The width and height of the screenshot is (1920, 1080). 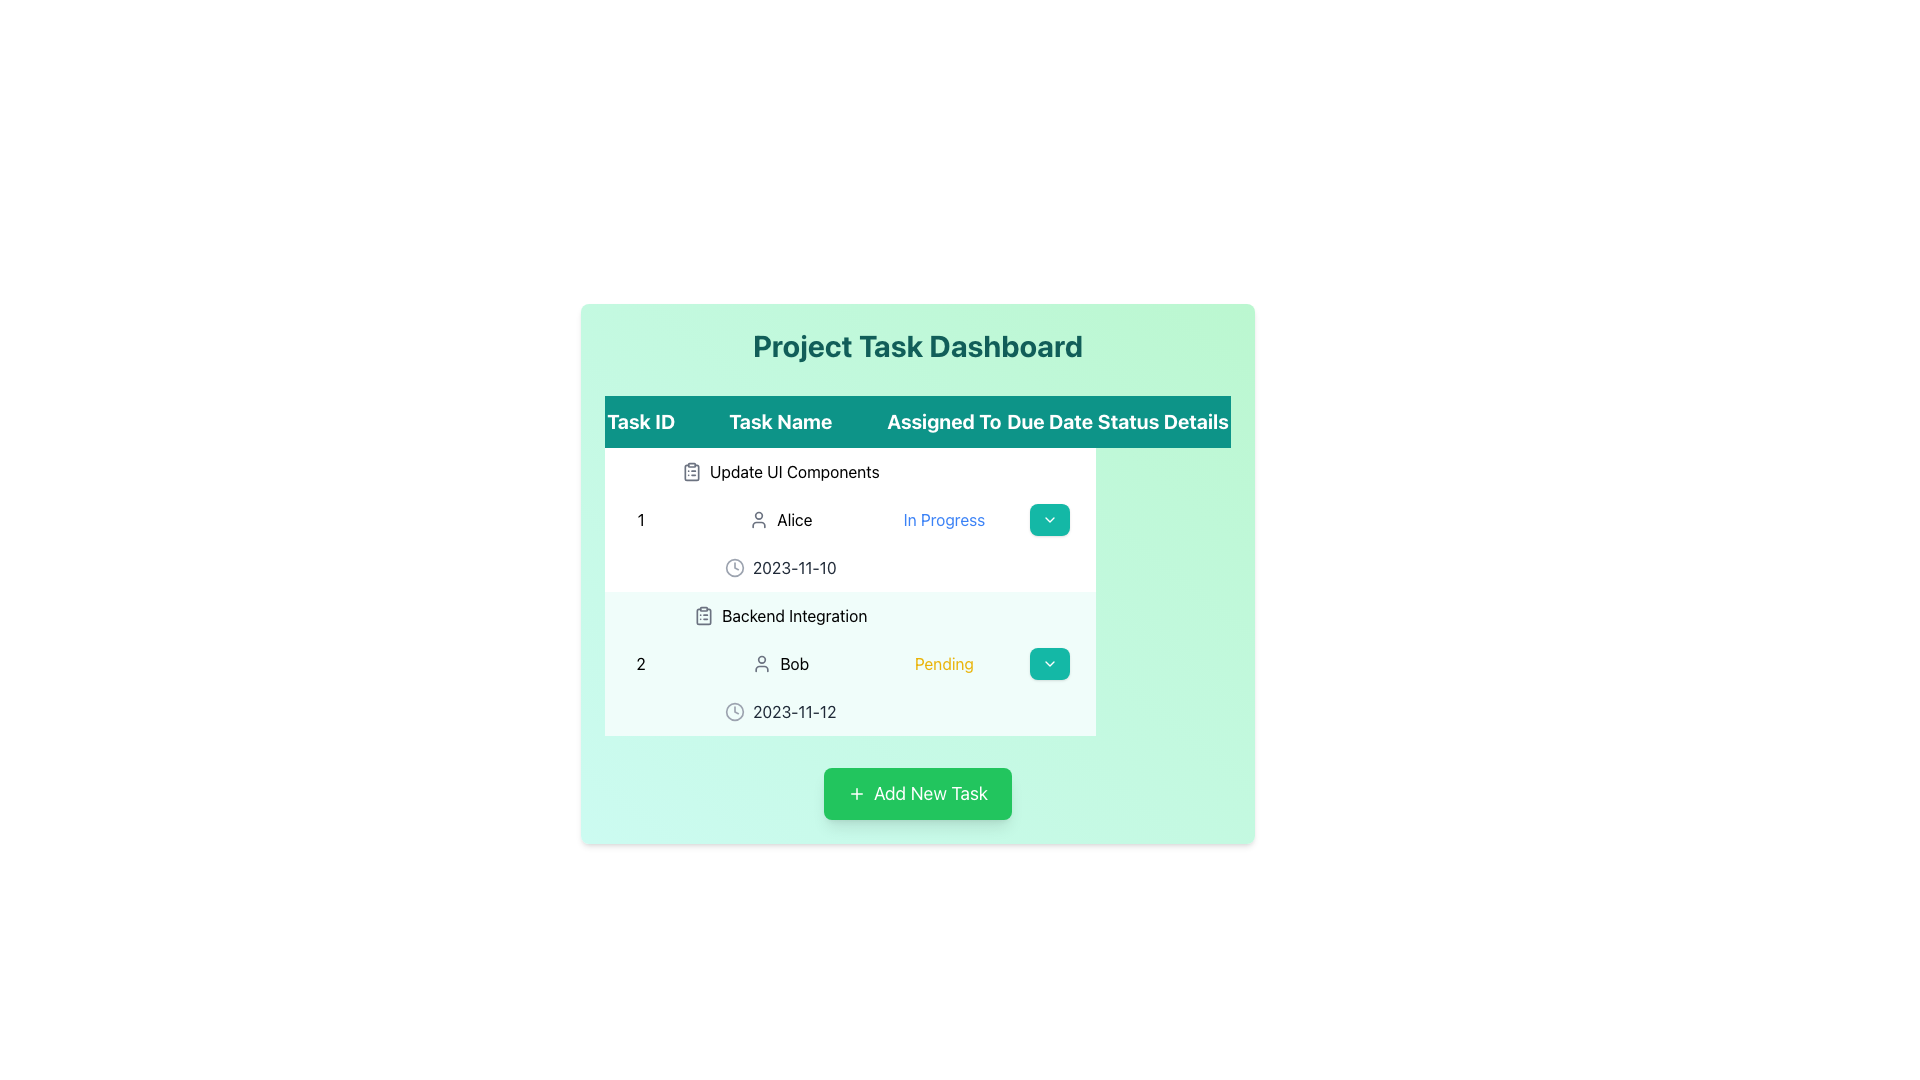 What do you see at coordinates (916, 519) in the screenshot?
I see `the first row of the task management dashboard` at bounding box center [916, 519].